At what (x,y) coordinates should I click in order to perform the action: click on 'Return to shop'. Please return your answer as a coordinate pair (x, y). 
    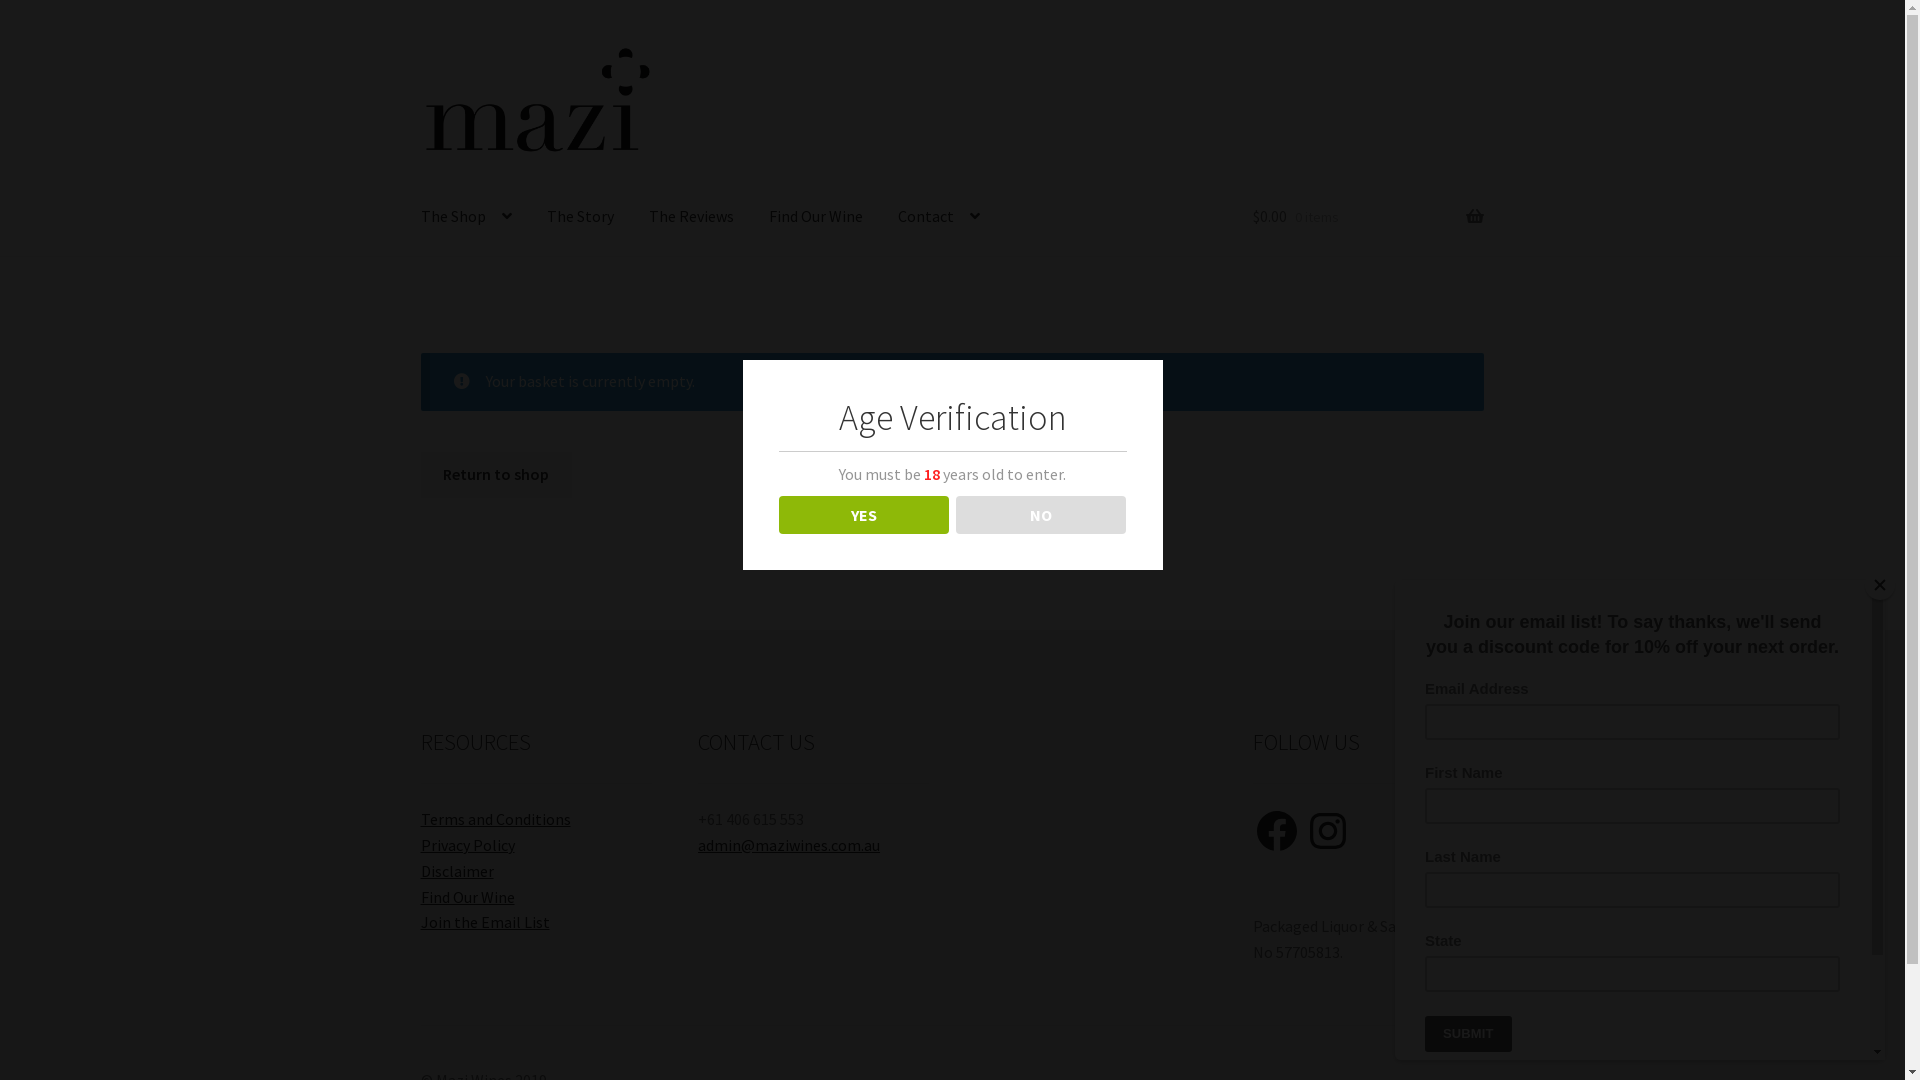
    Looking at the image, I should click on (496, 474).